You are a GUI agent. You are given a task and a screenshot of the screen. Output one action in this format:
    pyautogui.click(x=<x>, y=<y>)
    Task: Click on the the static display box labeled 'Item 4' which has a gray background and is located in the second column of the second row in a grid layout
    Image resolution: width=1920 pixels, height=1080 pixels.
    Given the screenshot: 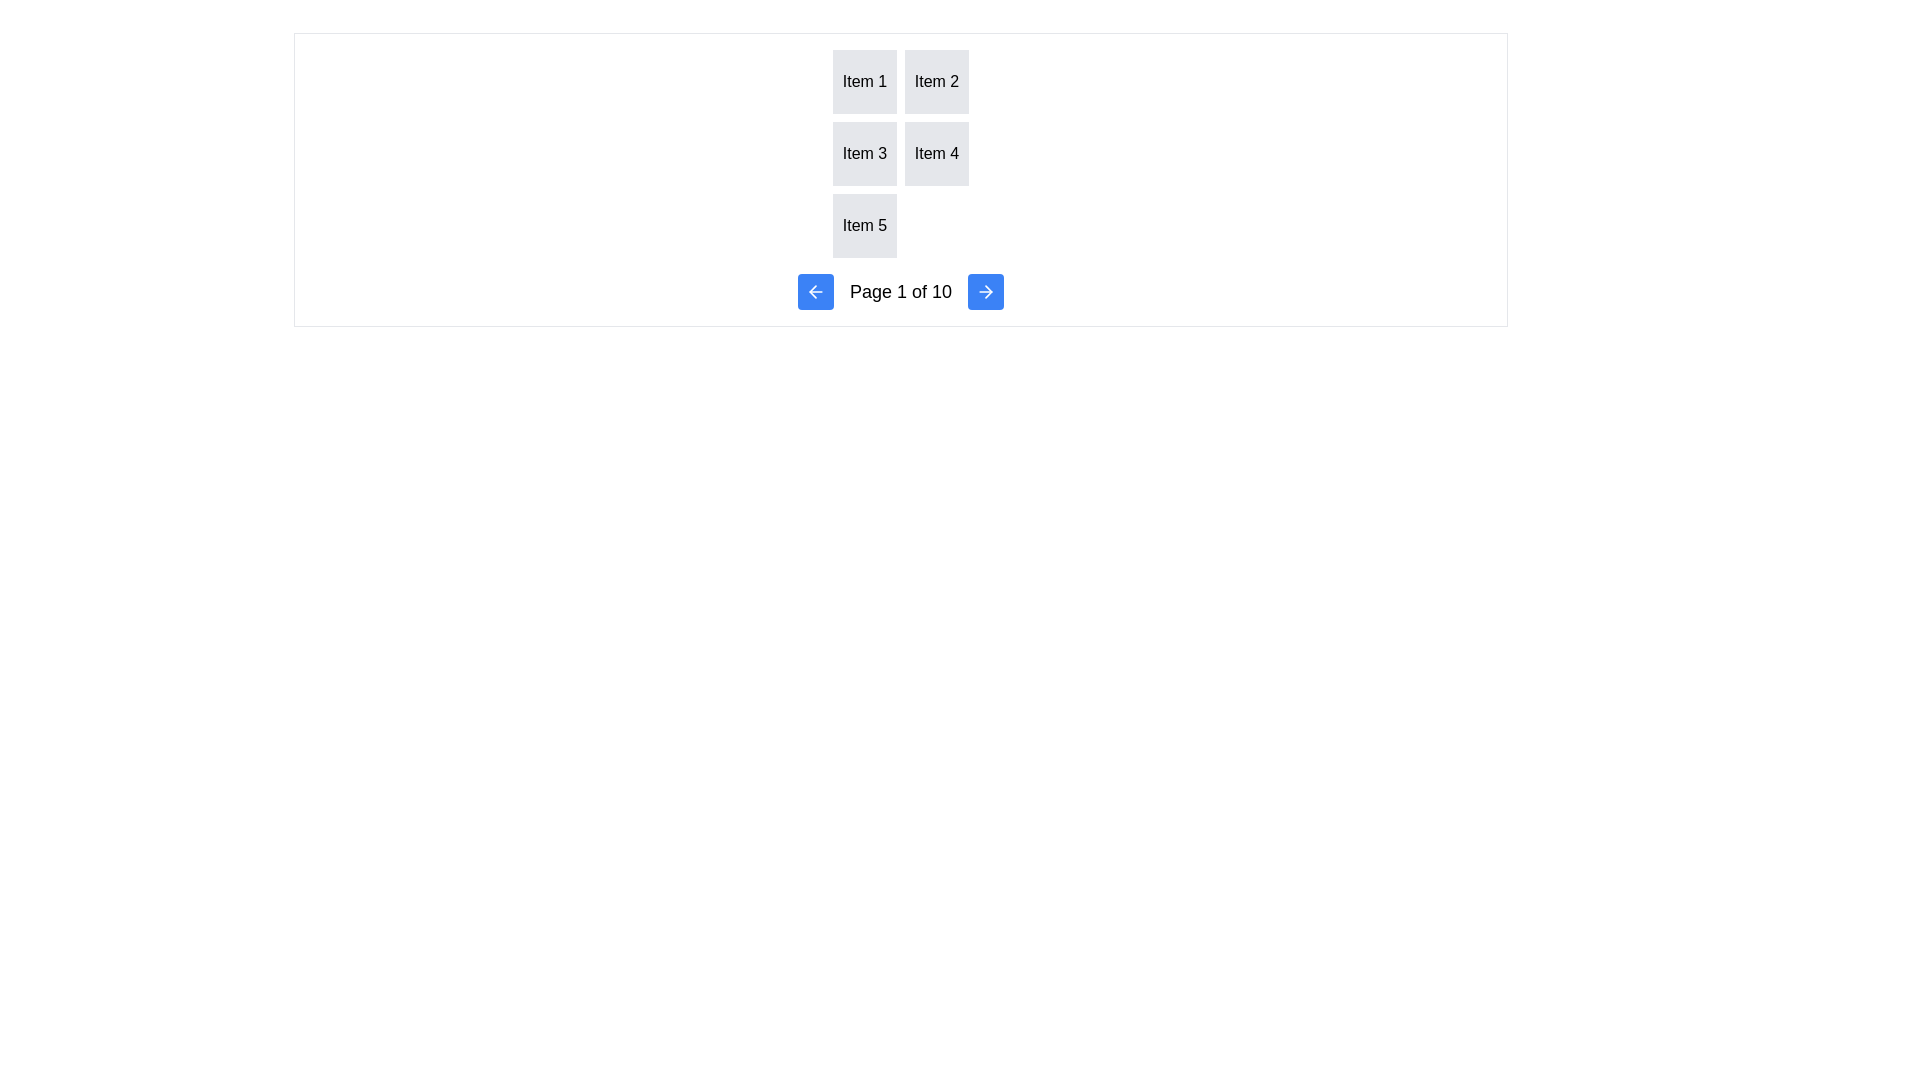 What is the action you would take?
    pyautogui.click(x=935, y=153)
    